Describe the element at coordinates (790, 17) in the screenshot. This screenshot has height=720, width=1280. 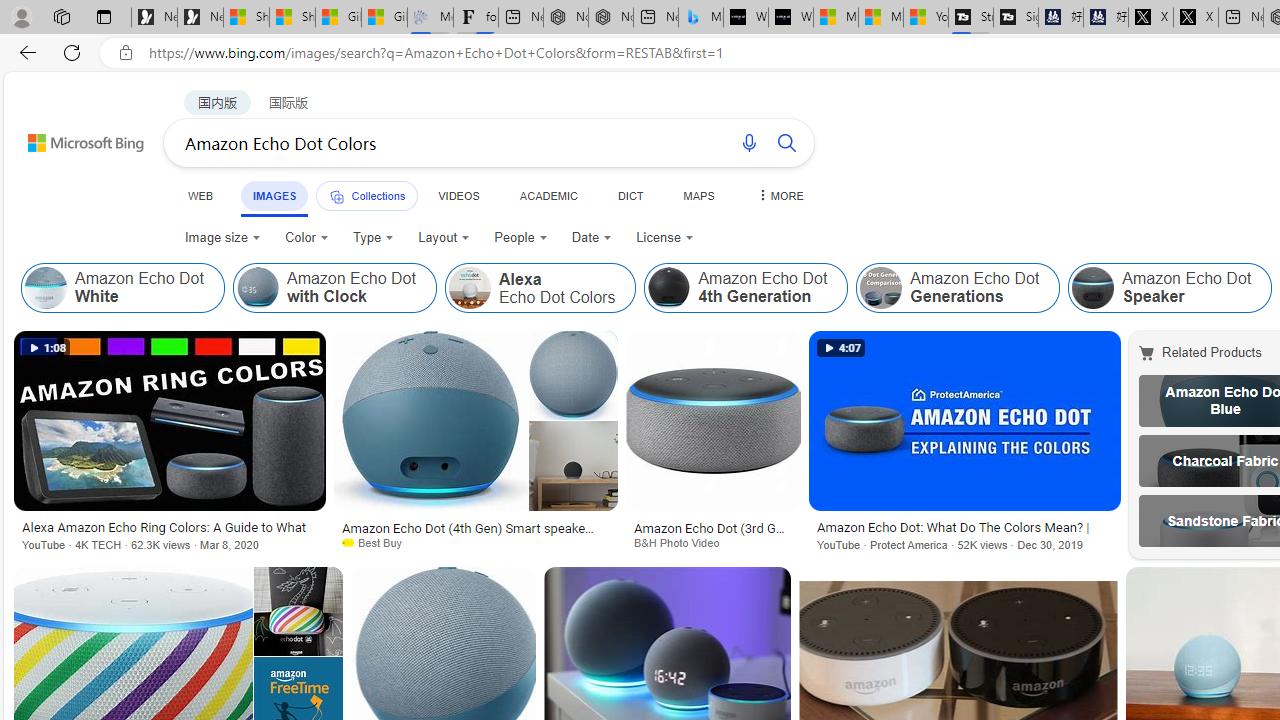
I see `'What'` at that location.